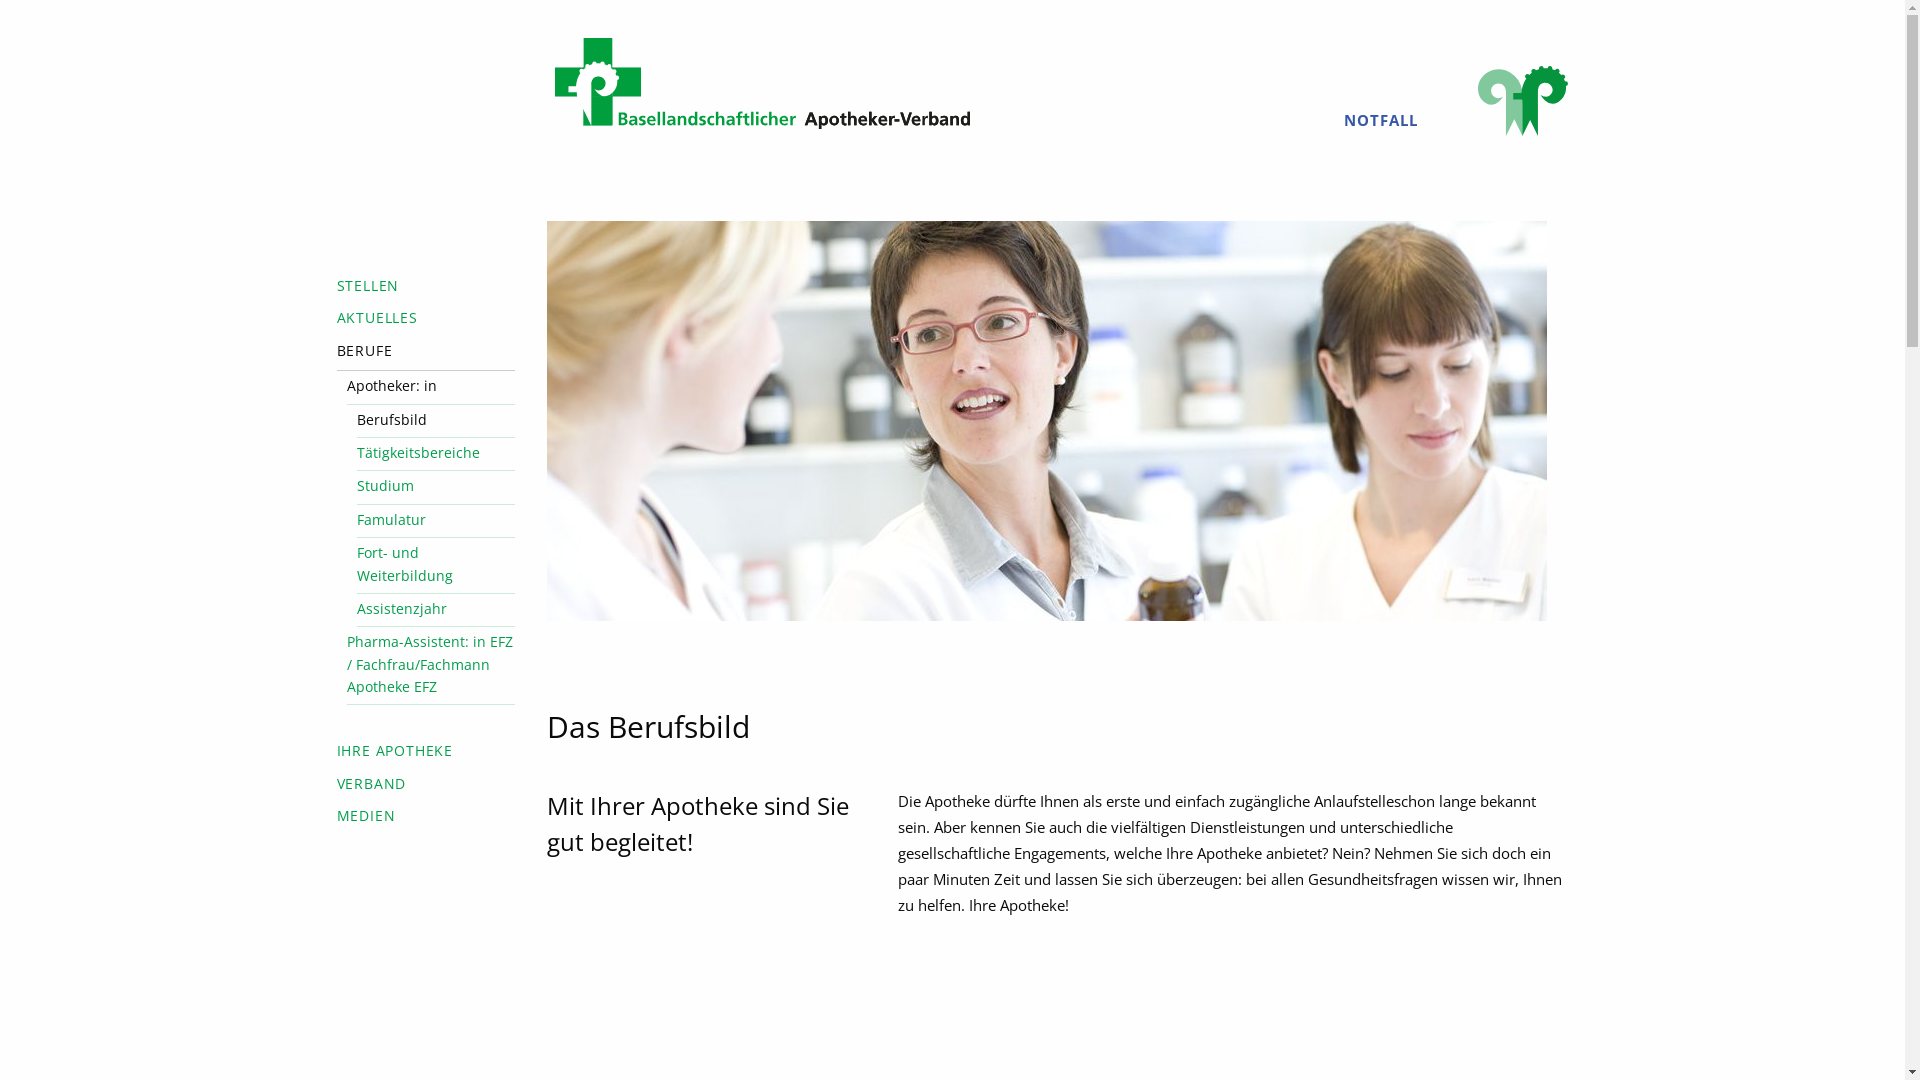 The width and height of the screenshot is (1920, 1080). Describe the element at coordinates (424, 753) in the screenshot. I see `'IHRE APOTHEKE'` at that location.